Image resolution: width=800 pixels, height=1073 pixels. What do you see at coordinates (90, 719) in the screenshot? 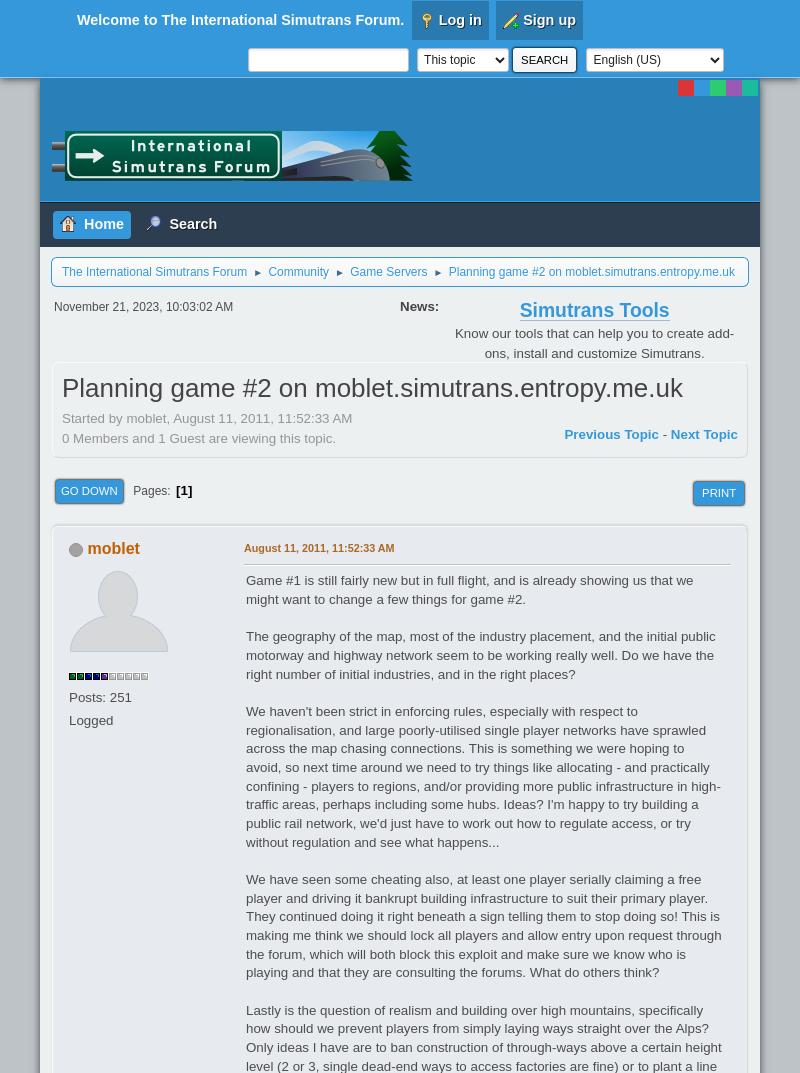
I see `'Logged'` at bounding box center [90, 719].